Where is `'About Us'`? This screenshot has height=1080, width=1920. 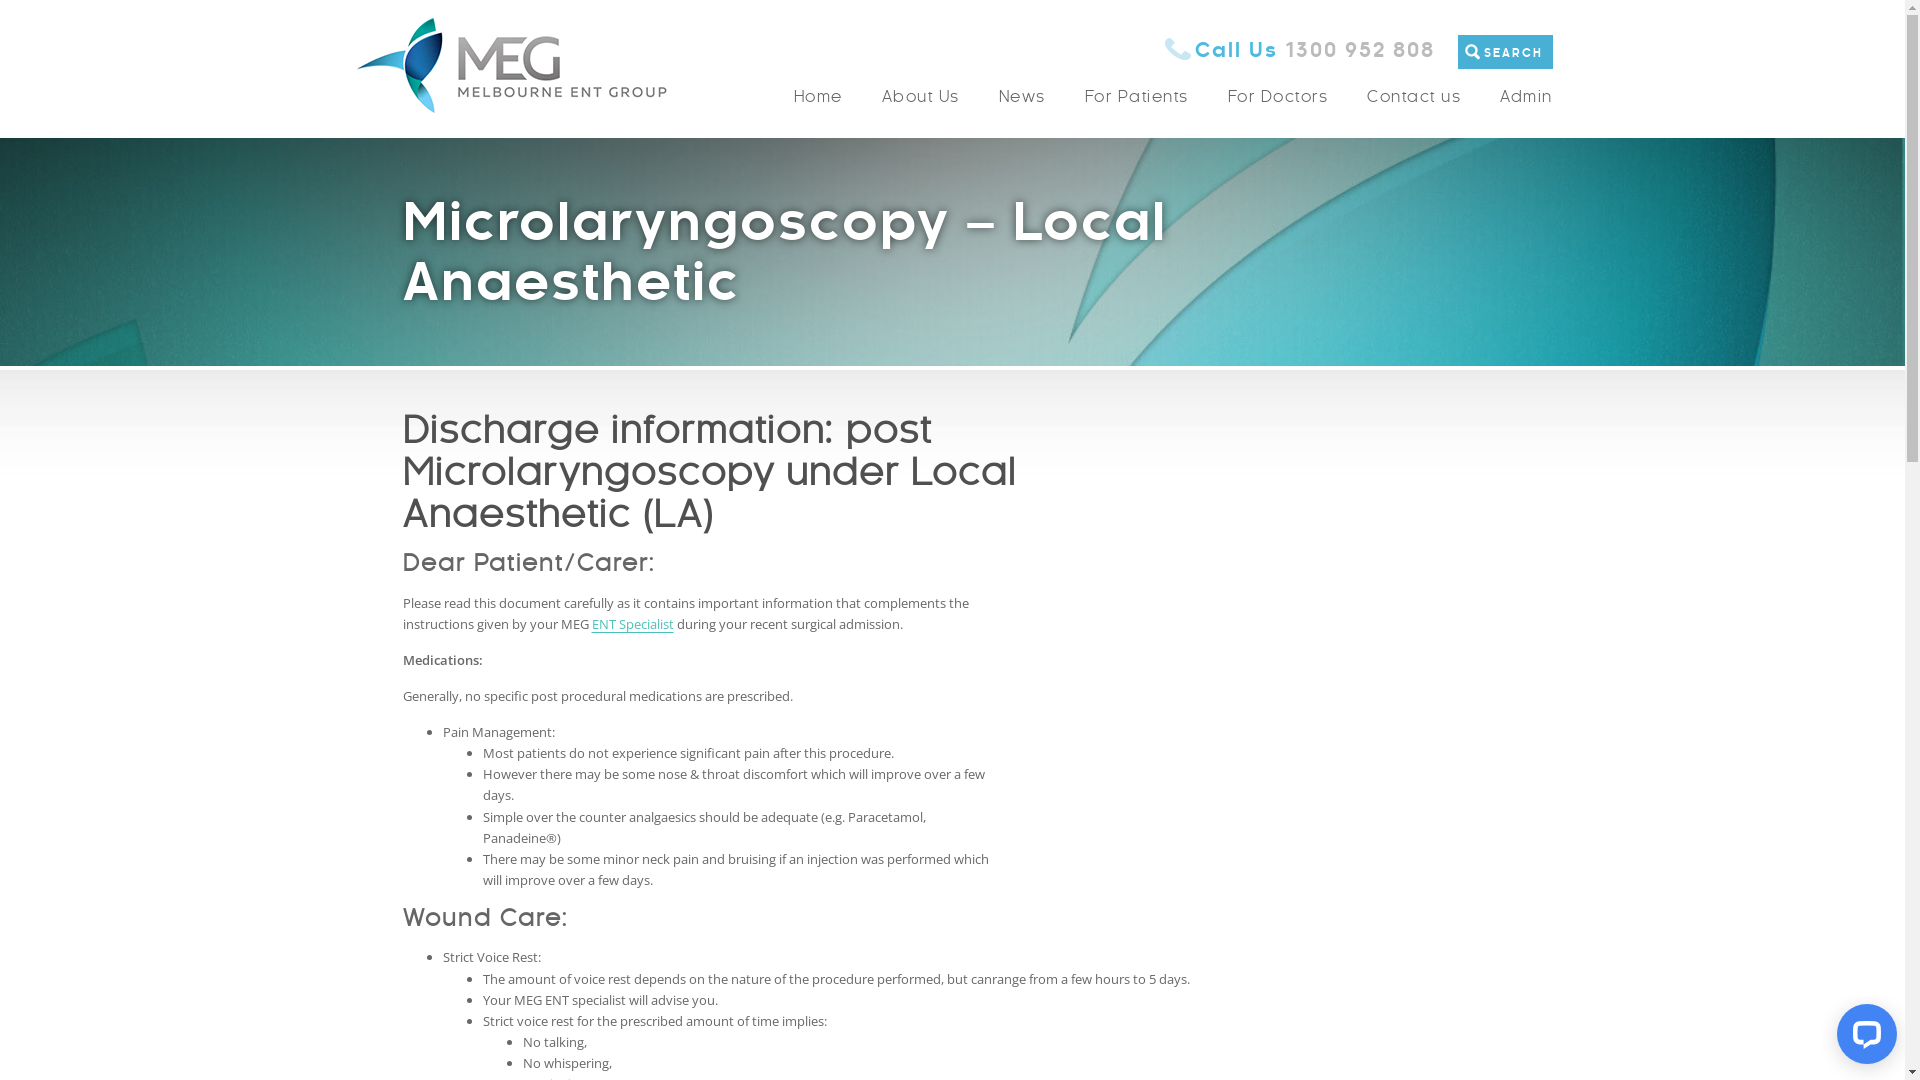 'About Us' is located at coordinates (920, 97).